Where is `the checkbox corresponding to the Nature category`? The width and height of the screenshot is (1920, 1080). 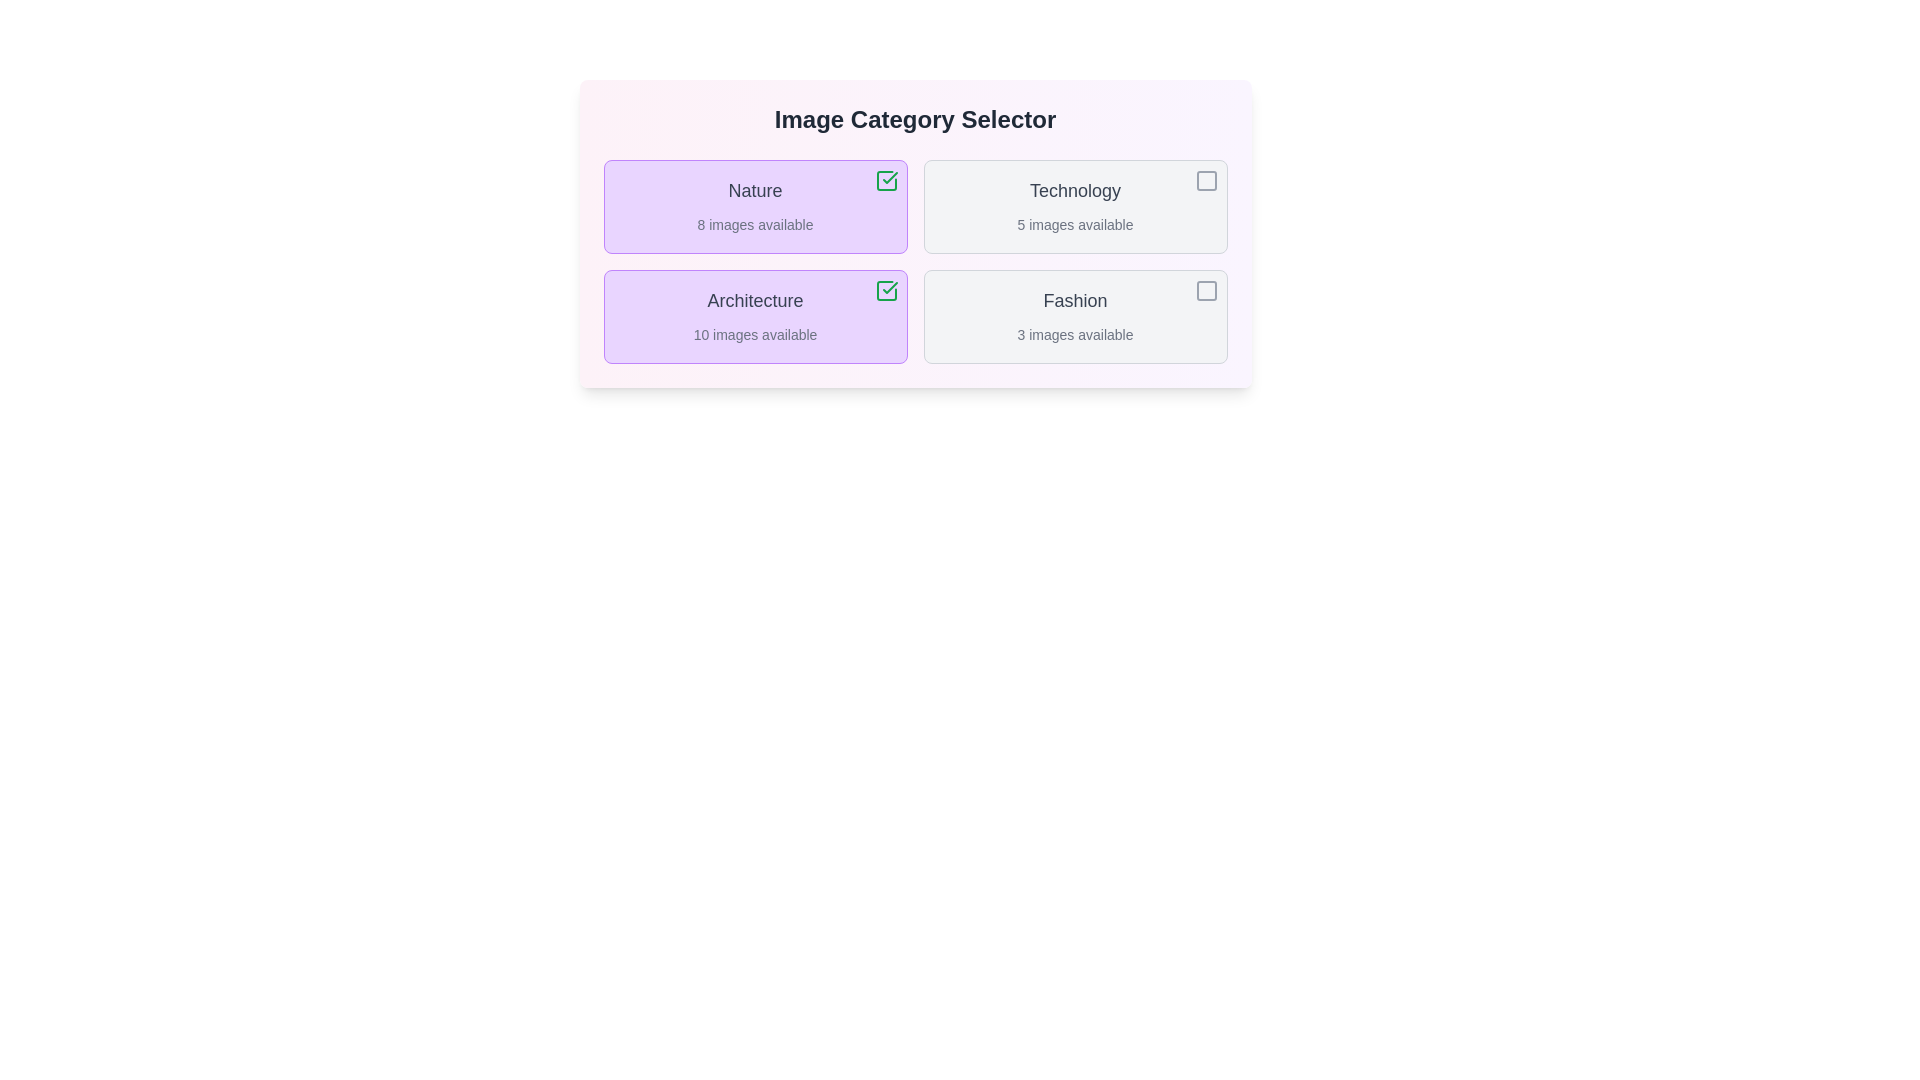 the checkbox corresponding to the Nature category is located at coordinates (885, 181).